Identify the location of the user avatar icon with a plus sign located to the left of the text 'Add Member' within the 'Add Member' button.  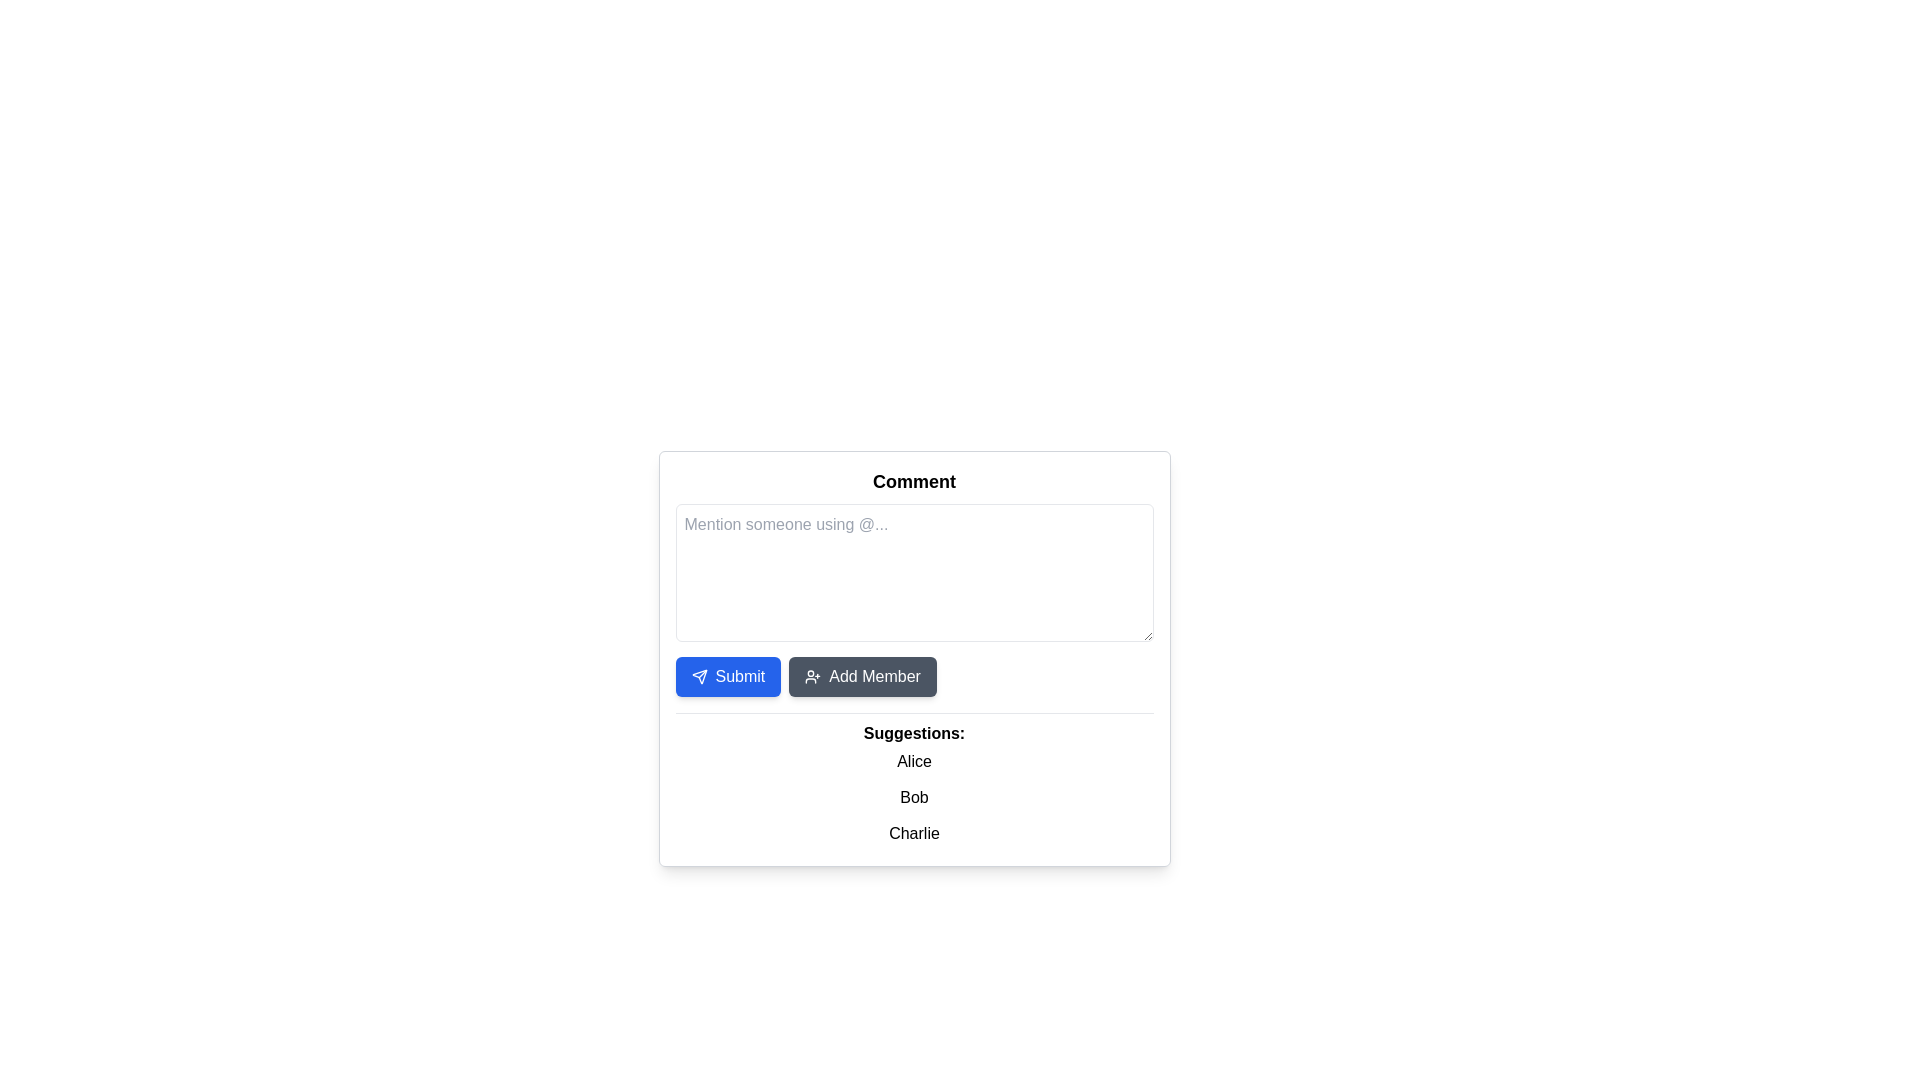
(813, 676).